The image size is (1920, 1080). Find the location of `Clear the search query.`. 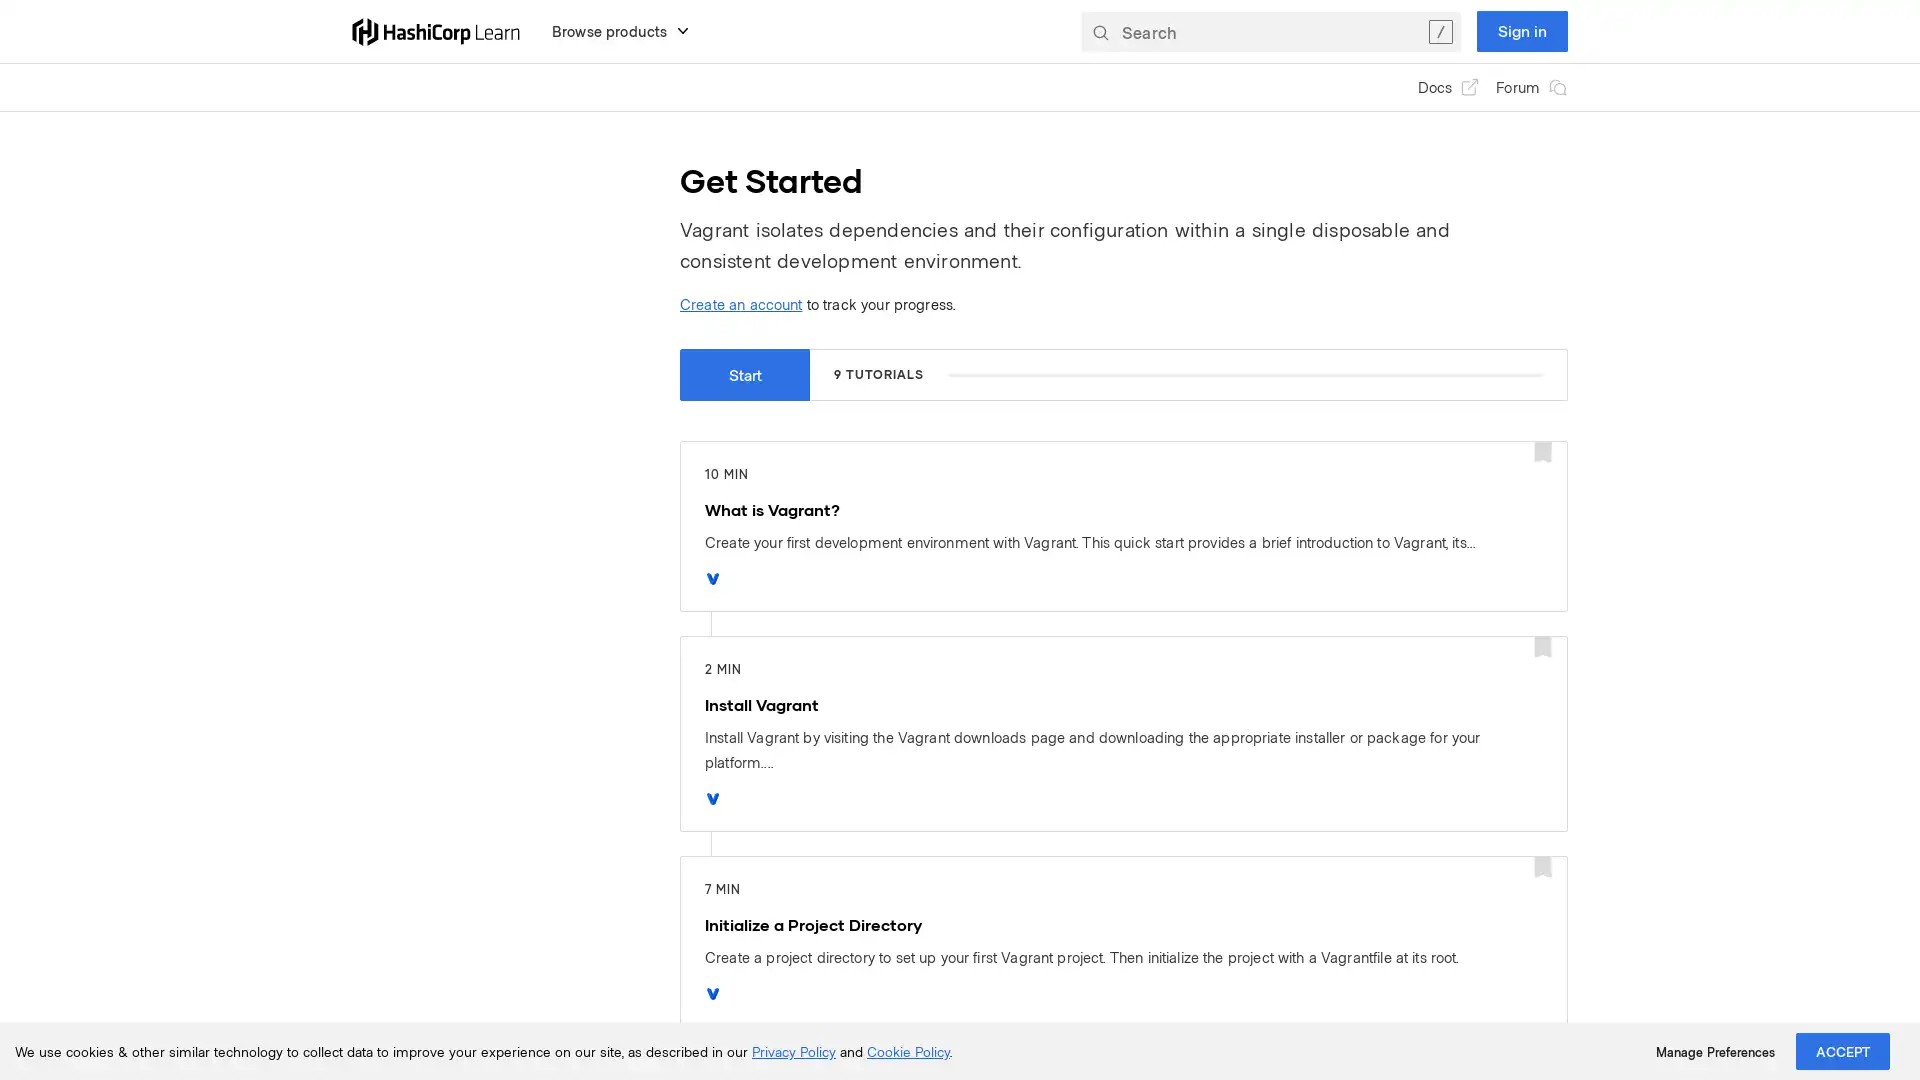

Clear the search query. is located at coordinates (1440, 30).